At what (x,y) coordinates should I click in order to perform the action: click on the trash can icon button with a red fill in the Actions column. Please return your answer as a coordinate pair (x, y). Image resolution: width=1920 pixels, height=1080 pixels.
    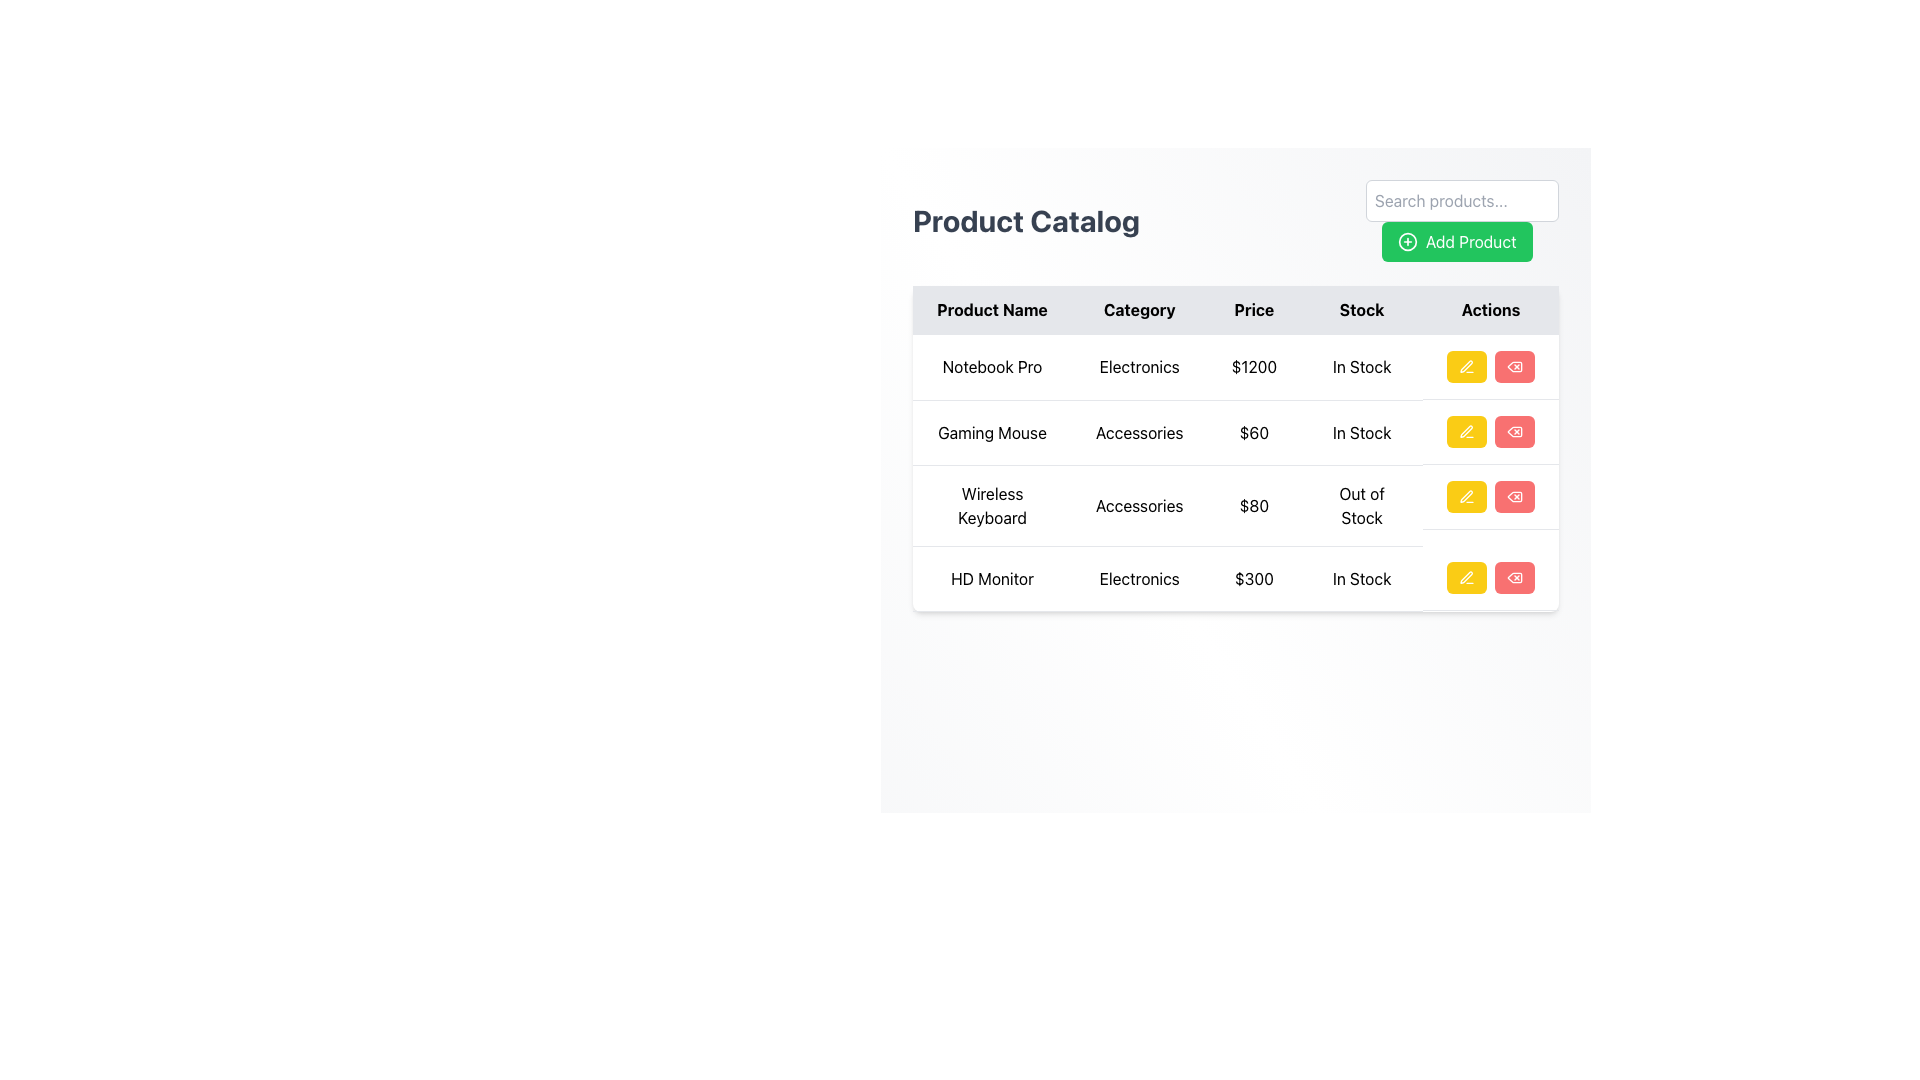
    Looking at the image, I should click on (1515, 366).